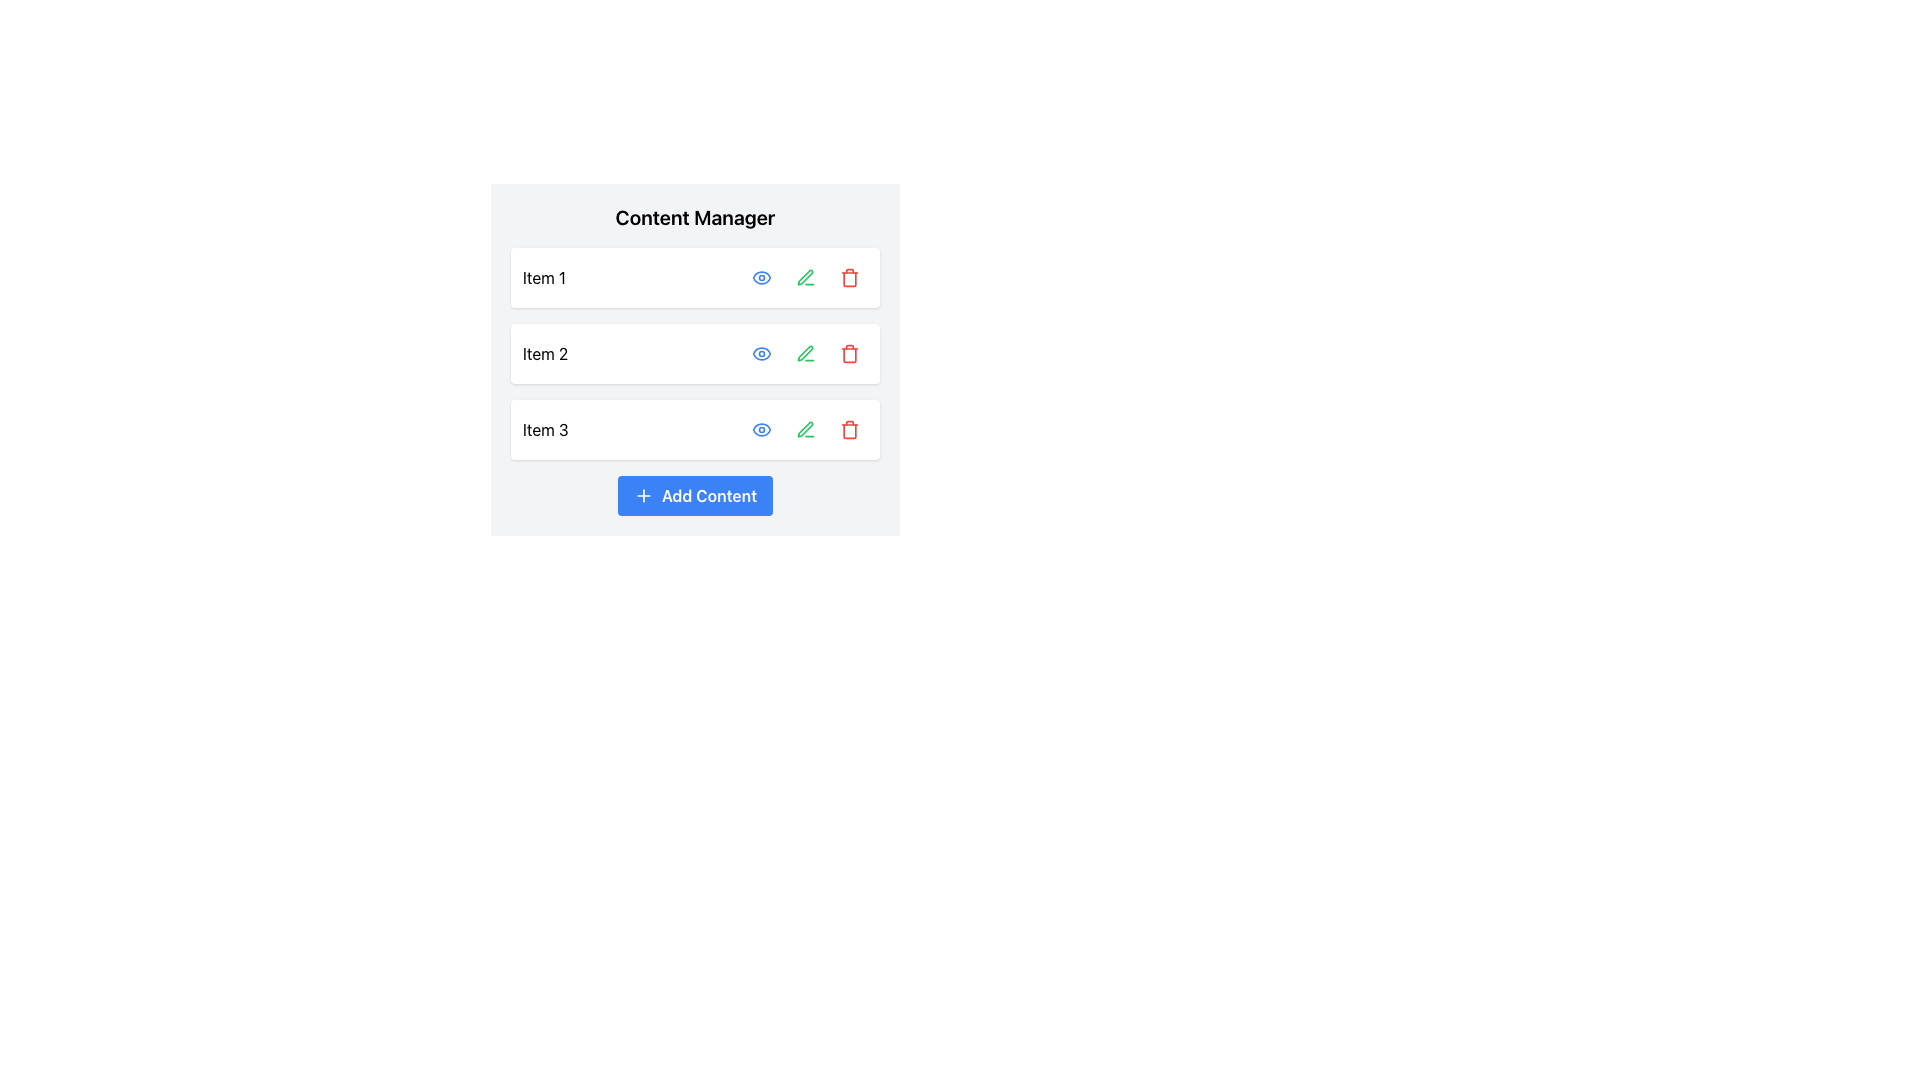  Describe the element at coordinates (695, 353) in the screenshot. I see `the second item in the content management interface` at that location.